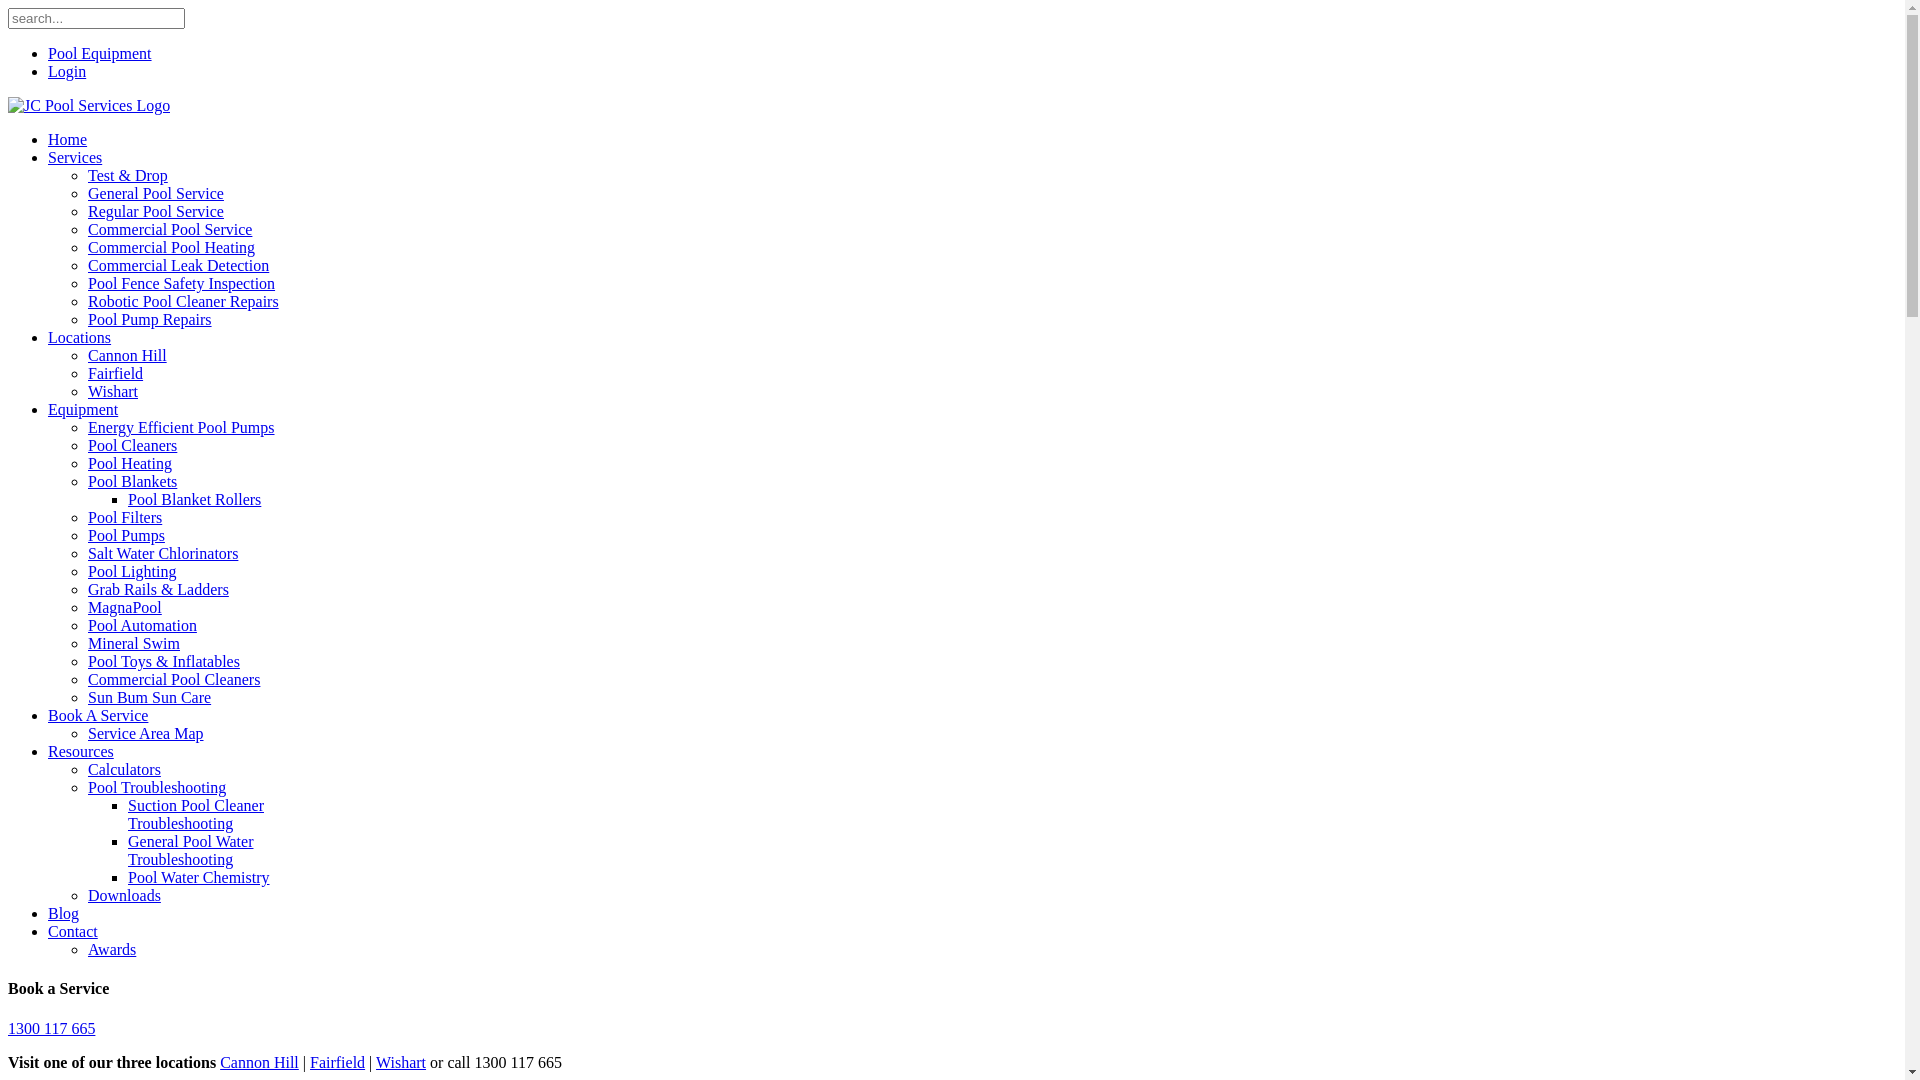  I want to click on 'Cannon Hill', so click(126, 354).